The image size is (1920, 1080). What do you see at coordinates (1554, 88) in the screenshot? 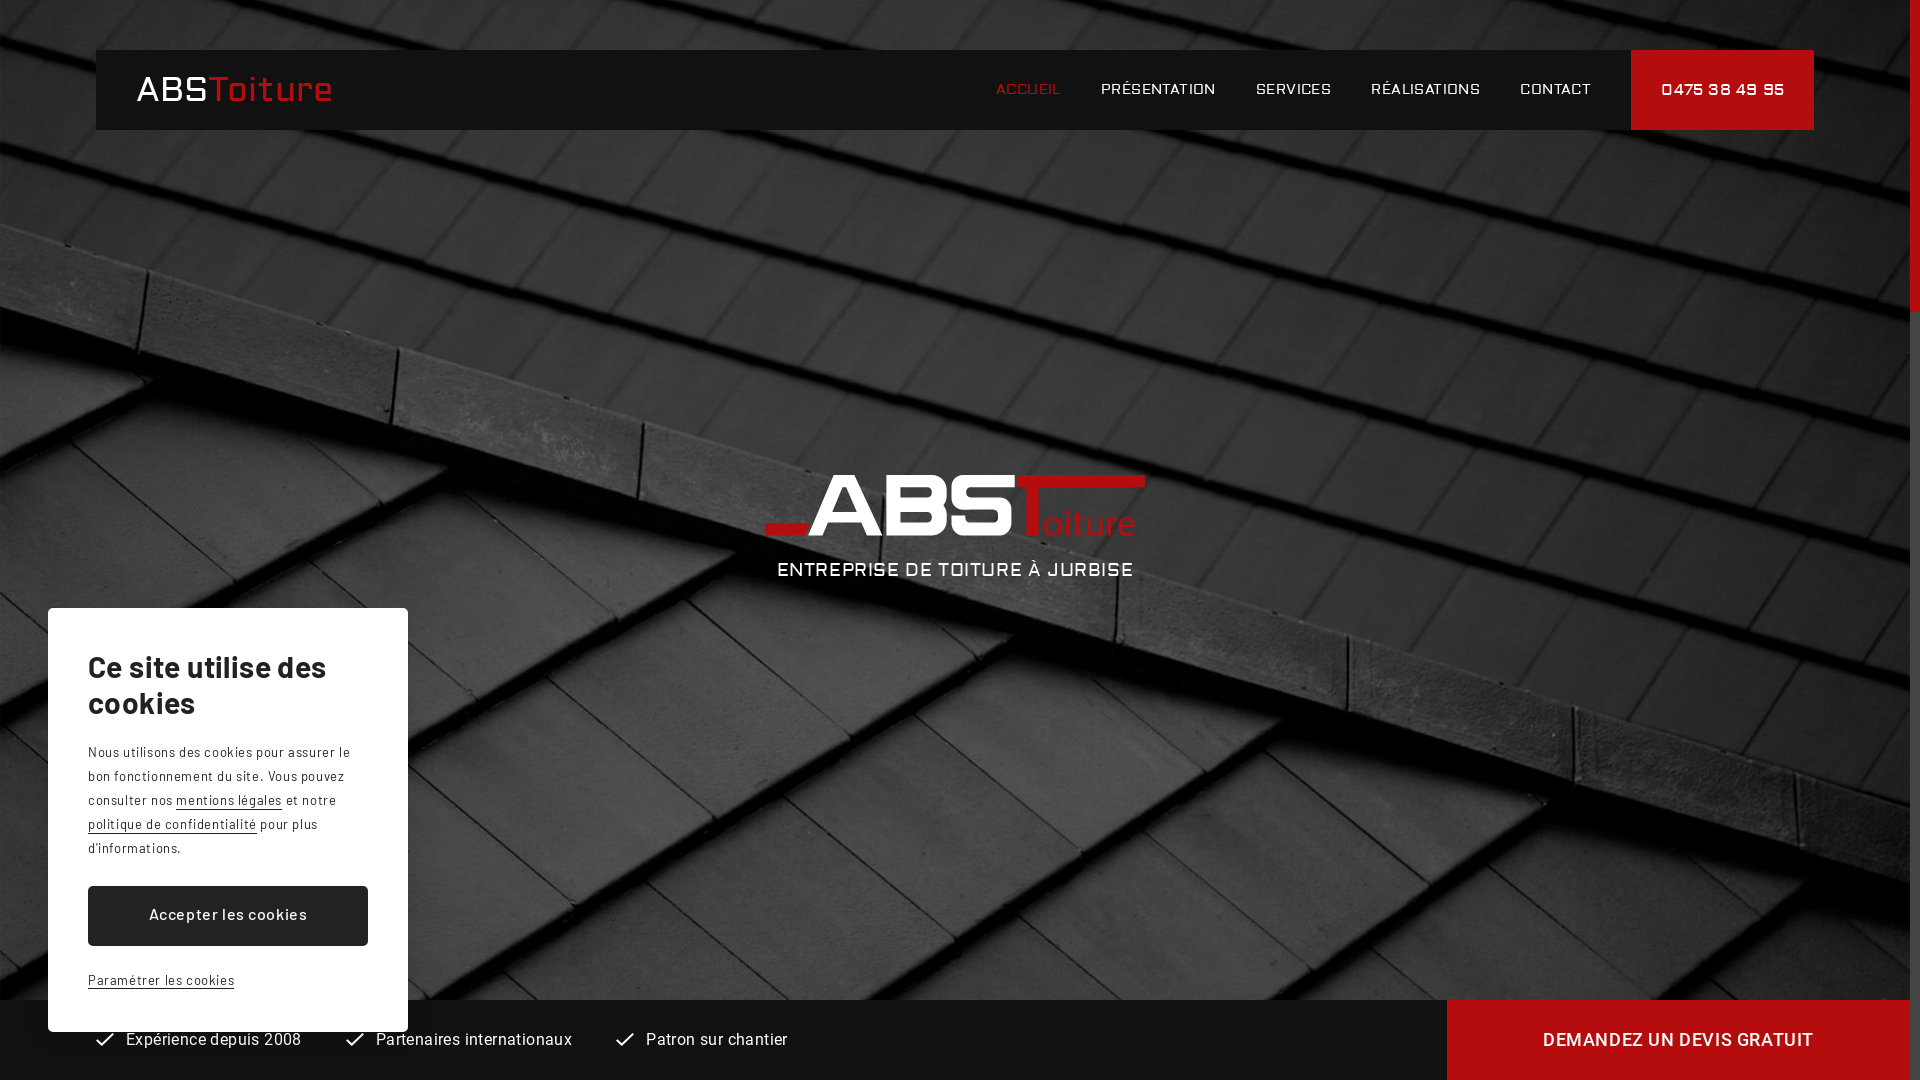
I see `'CONTACT'` at bounding box center [1554, 88].